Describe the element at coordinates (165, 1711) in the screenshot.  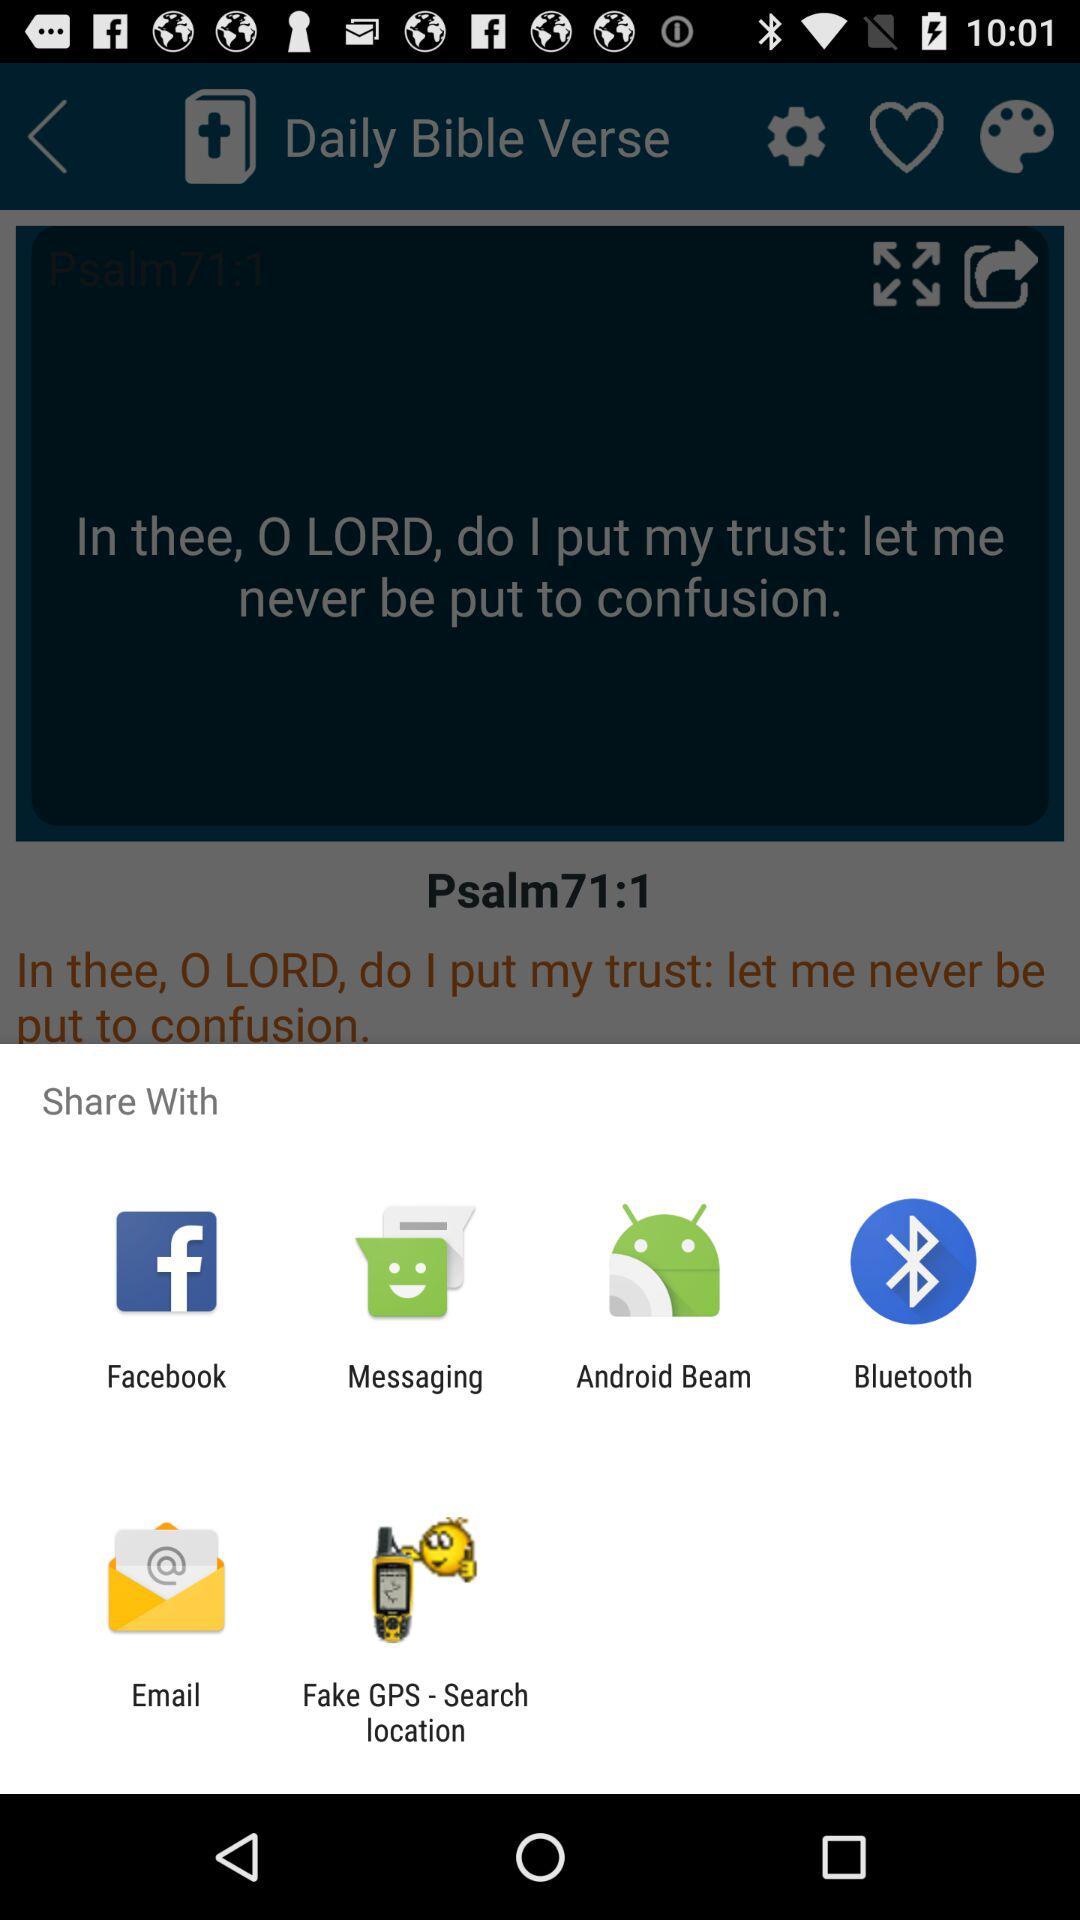
I see `the icon next to fake gps search item` at that location.